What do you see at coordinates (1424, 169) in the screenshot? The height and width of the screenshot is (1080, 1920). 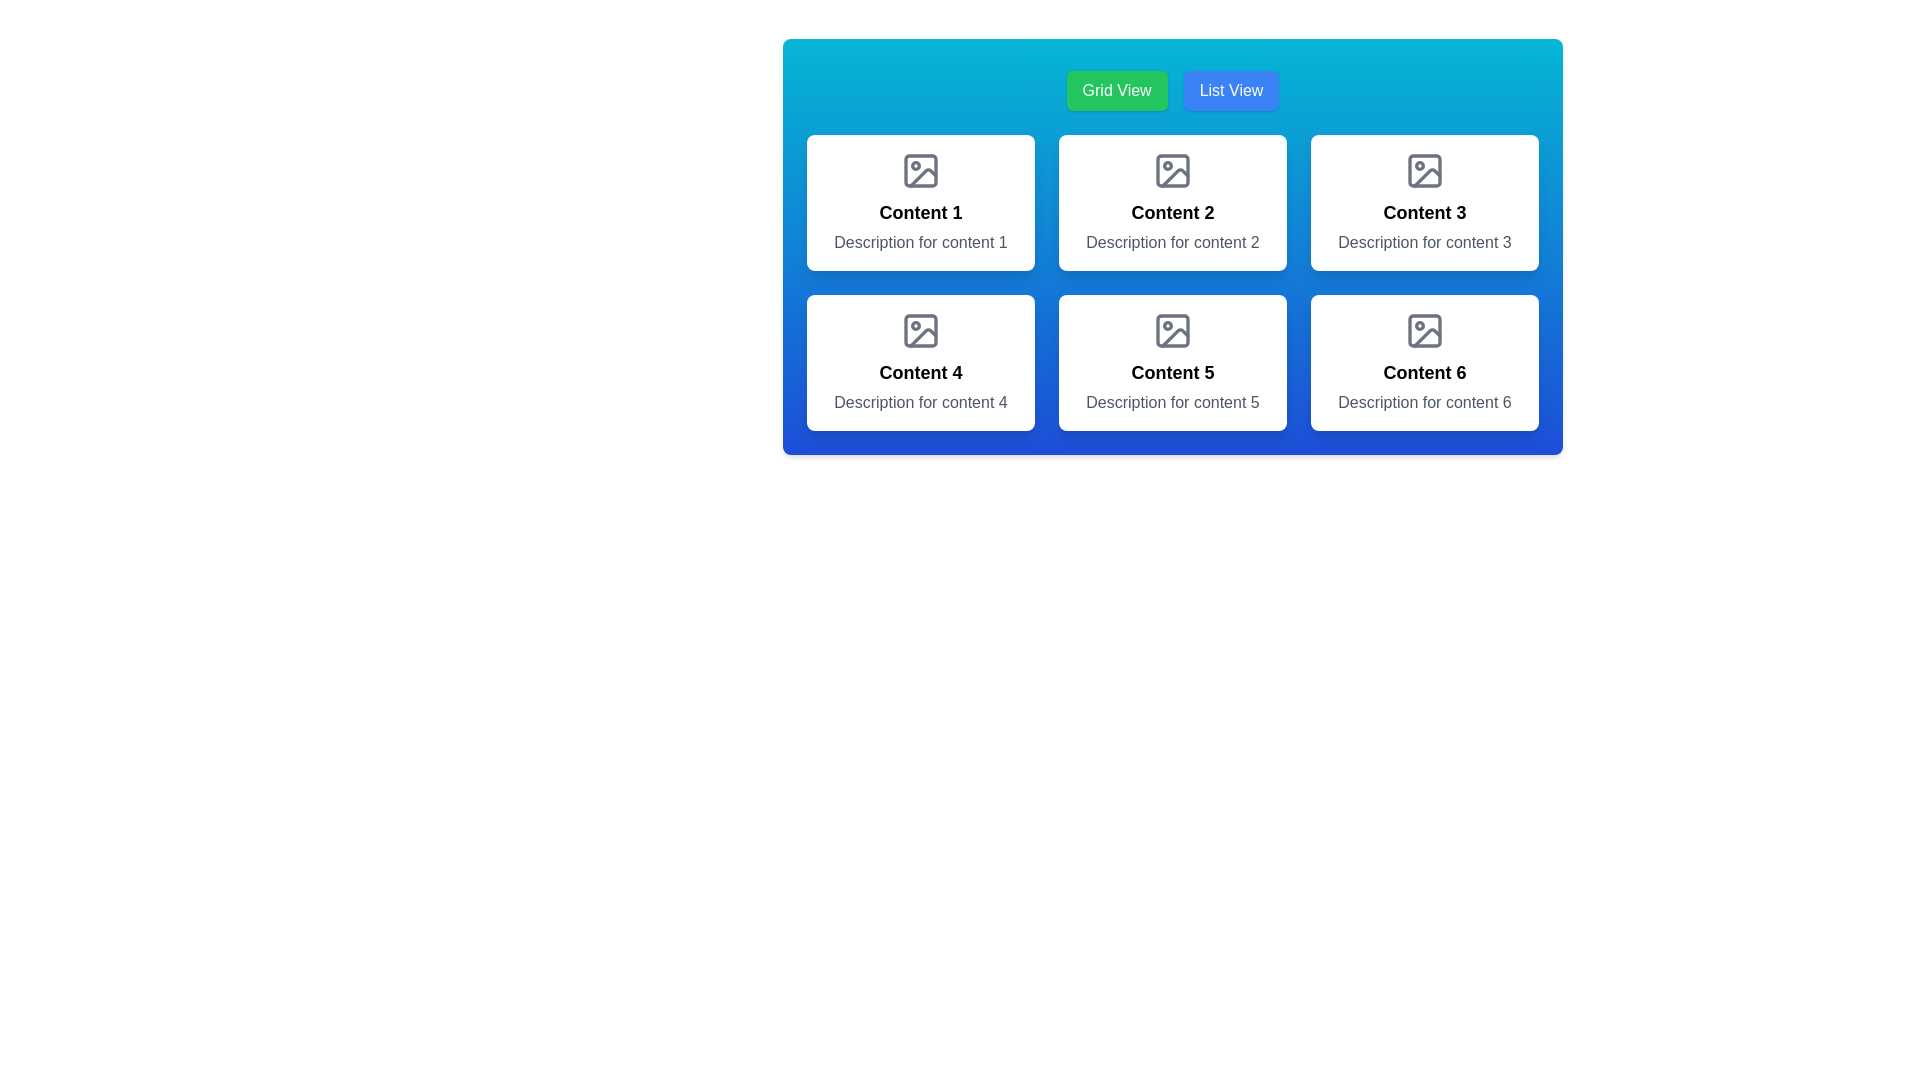 I see `the graphic icon of an image located at the top-center of the 'Content 3' card, which is above the text 'Content 3'` at bounding box center [1424, 169].